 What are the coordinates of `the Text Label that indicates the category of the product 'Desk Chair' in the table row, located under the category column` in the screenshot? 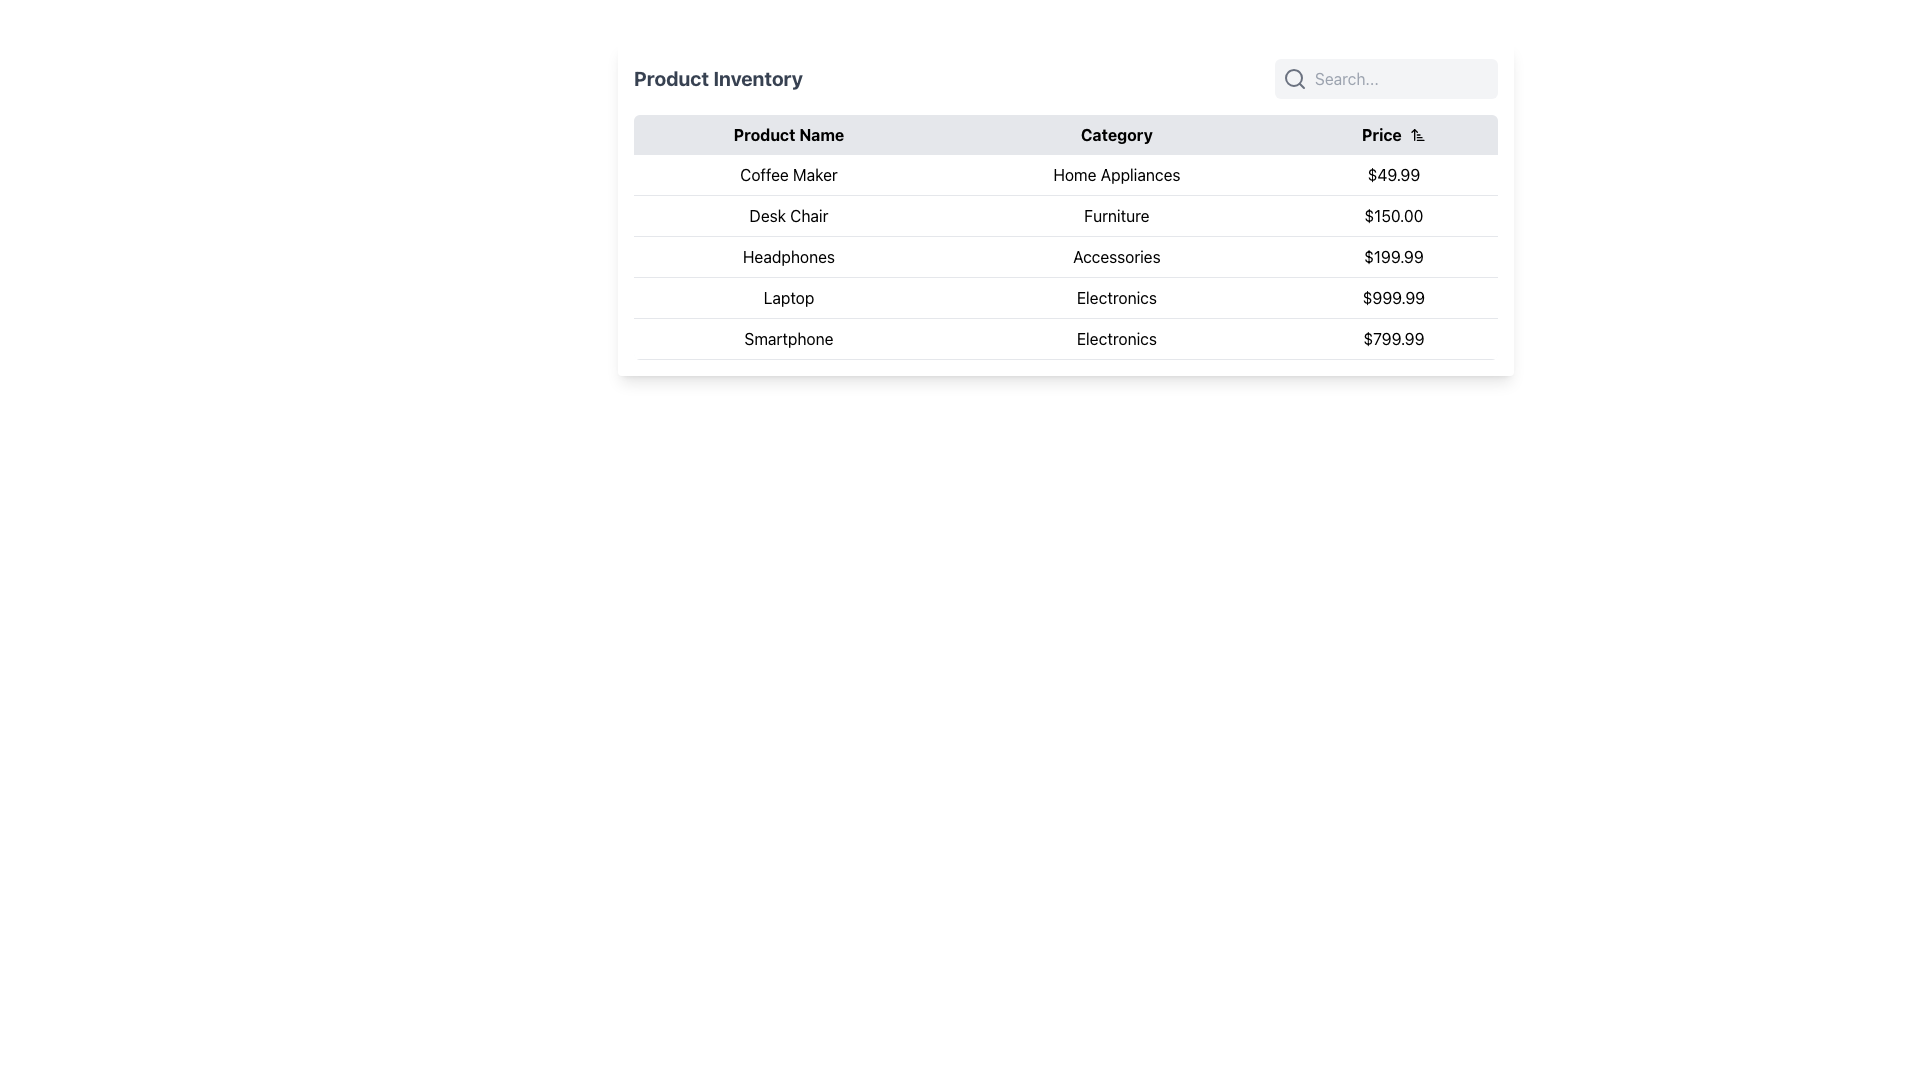 It's located at (1115, 216).